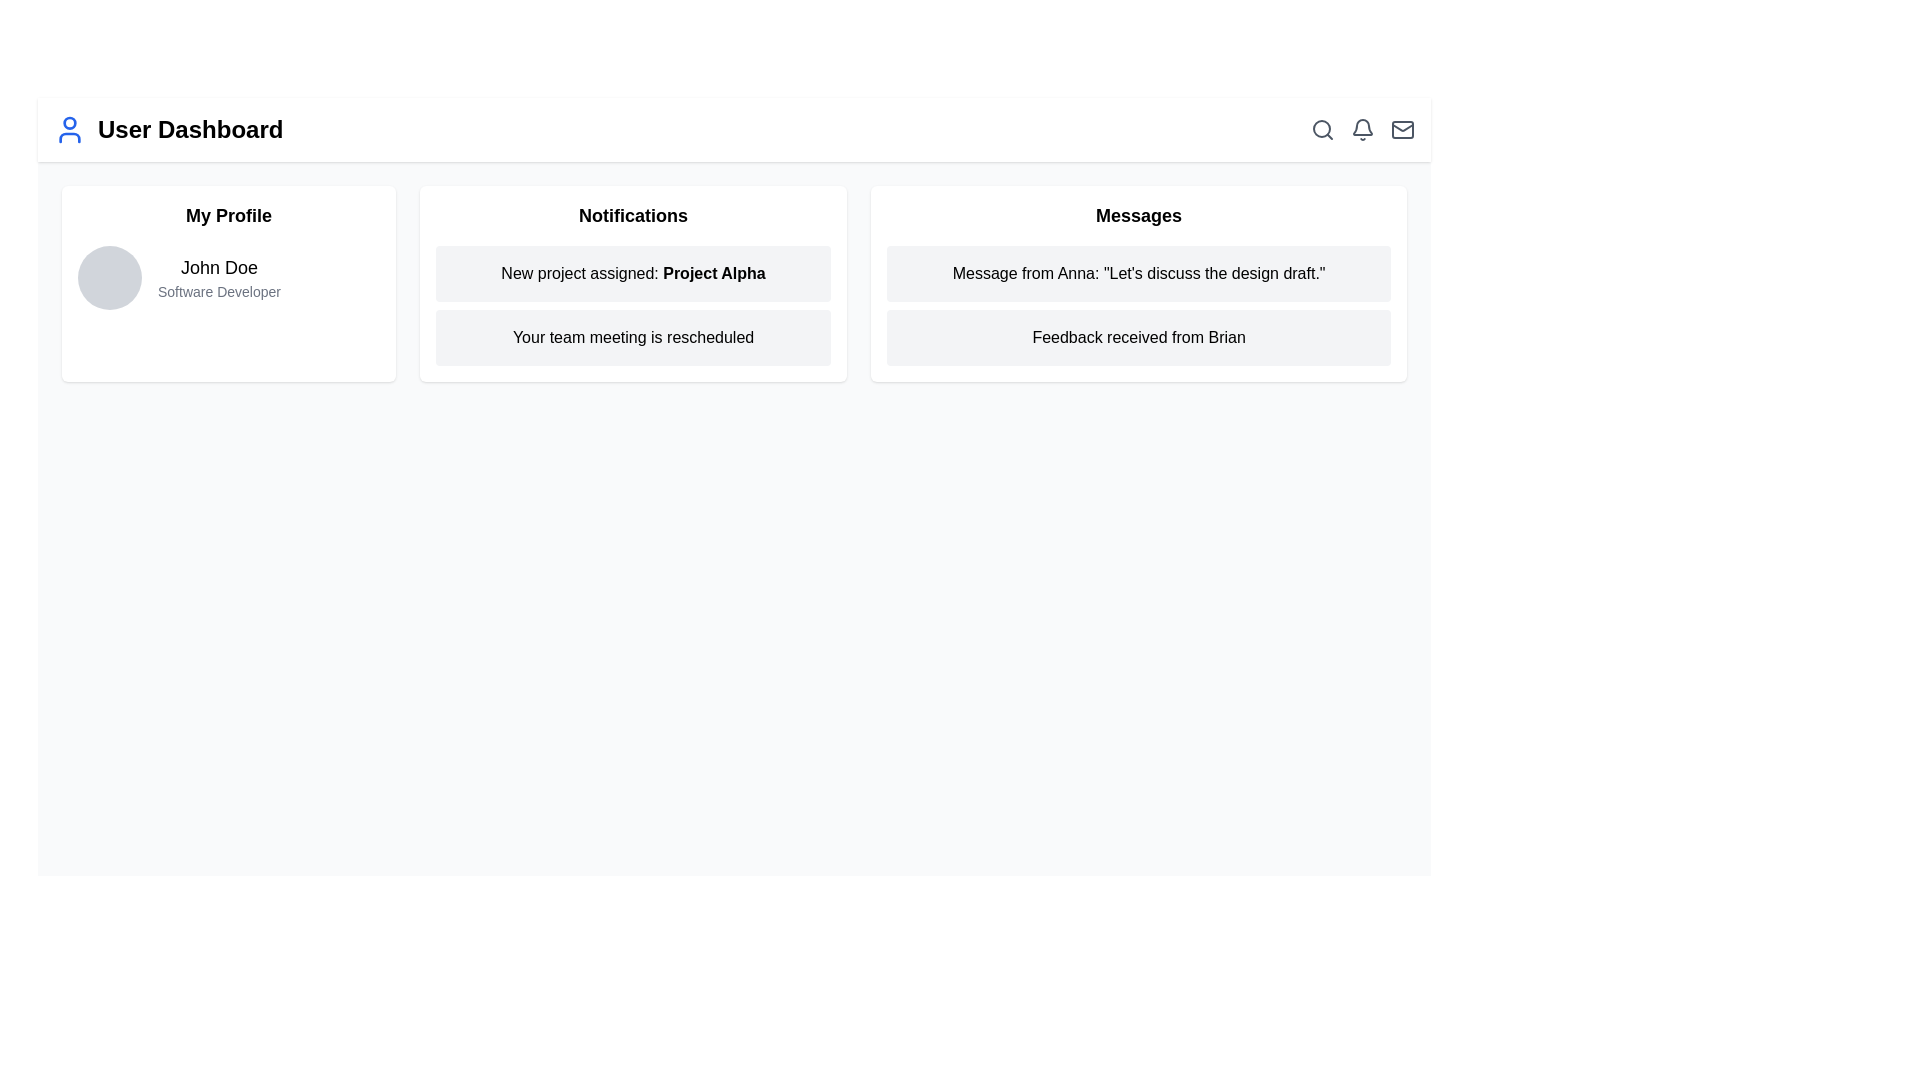 The width and height of the screenshot is (1920, 1080). I want to click on the decorative rectangular body of the envelope icon located in the upper right corner of the interface, so click(1401, 130).